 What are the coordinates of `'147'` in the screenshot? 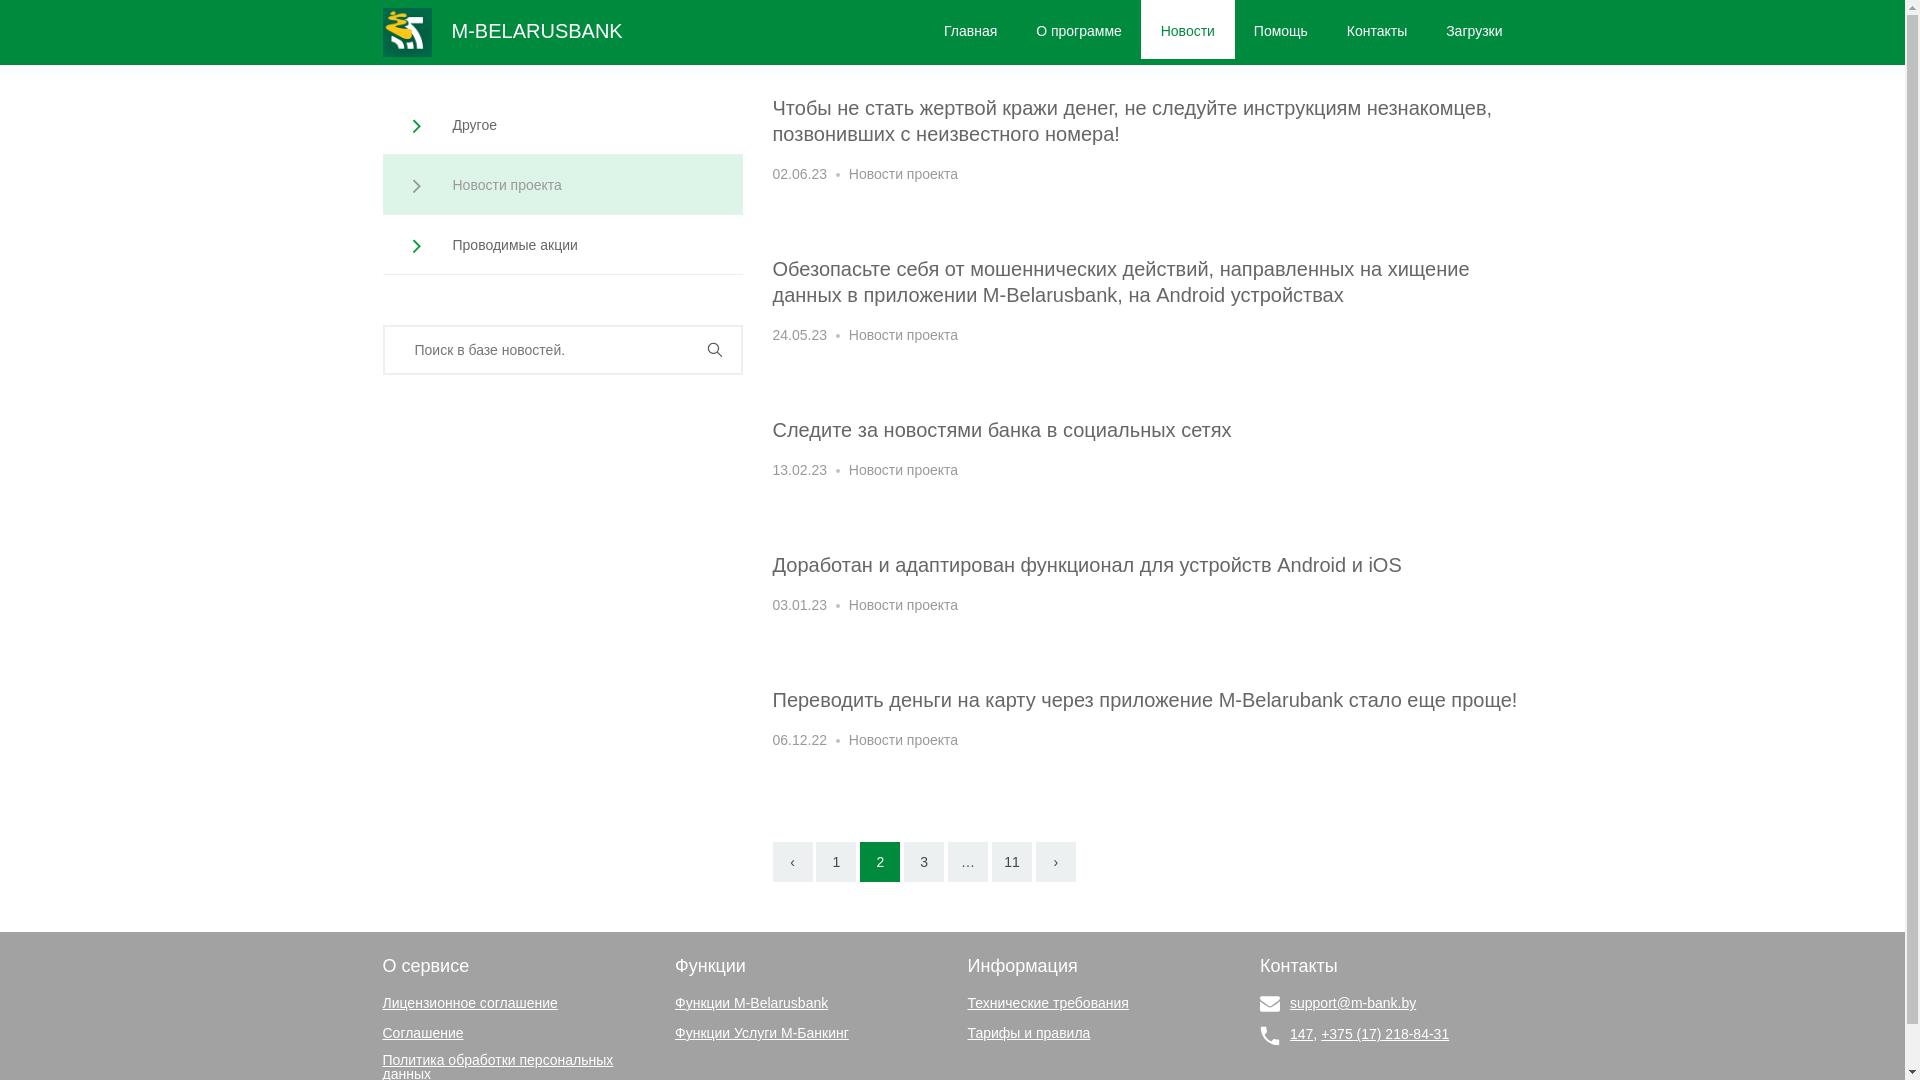 It's located at (1290, 1033).